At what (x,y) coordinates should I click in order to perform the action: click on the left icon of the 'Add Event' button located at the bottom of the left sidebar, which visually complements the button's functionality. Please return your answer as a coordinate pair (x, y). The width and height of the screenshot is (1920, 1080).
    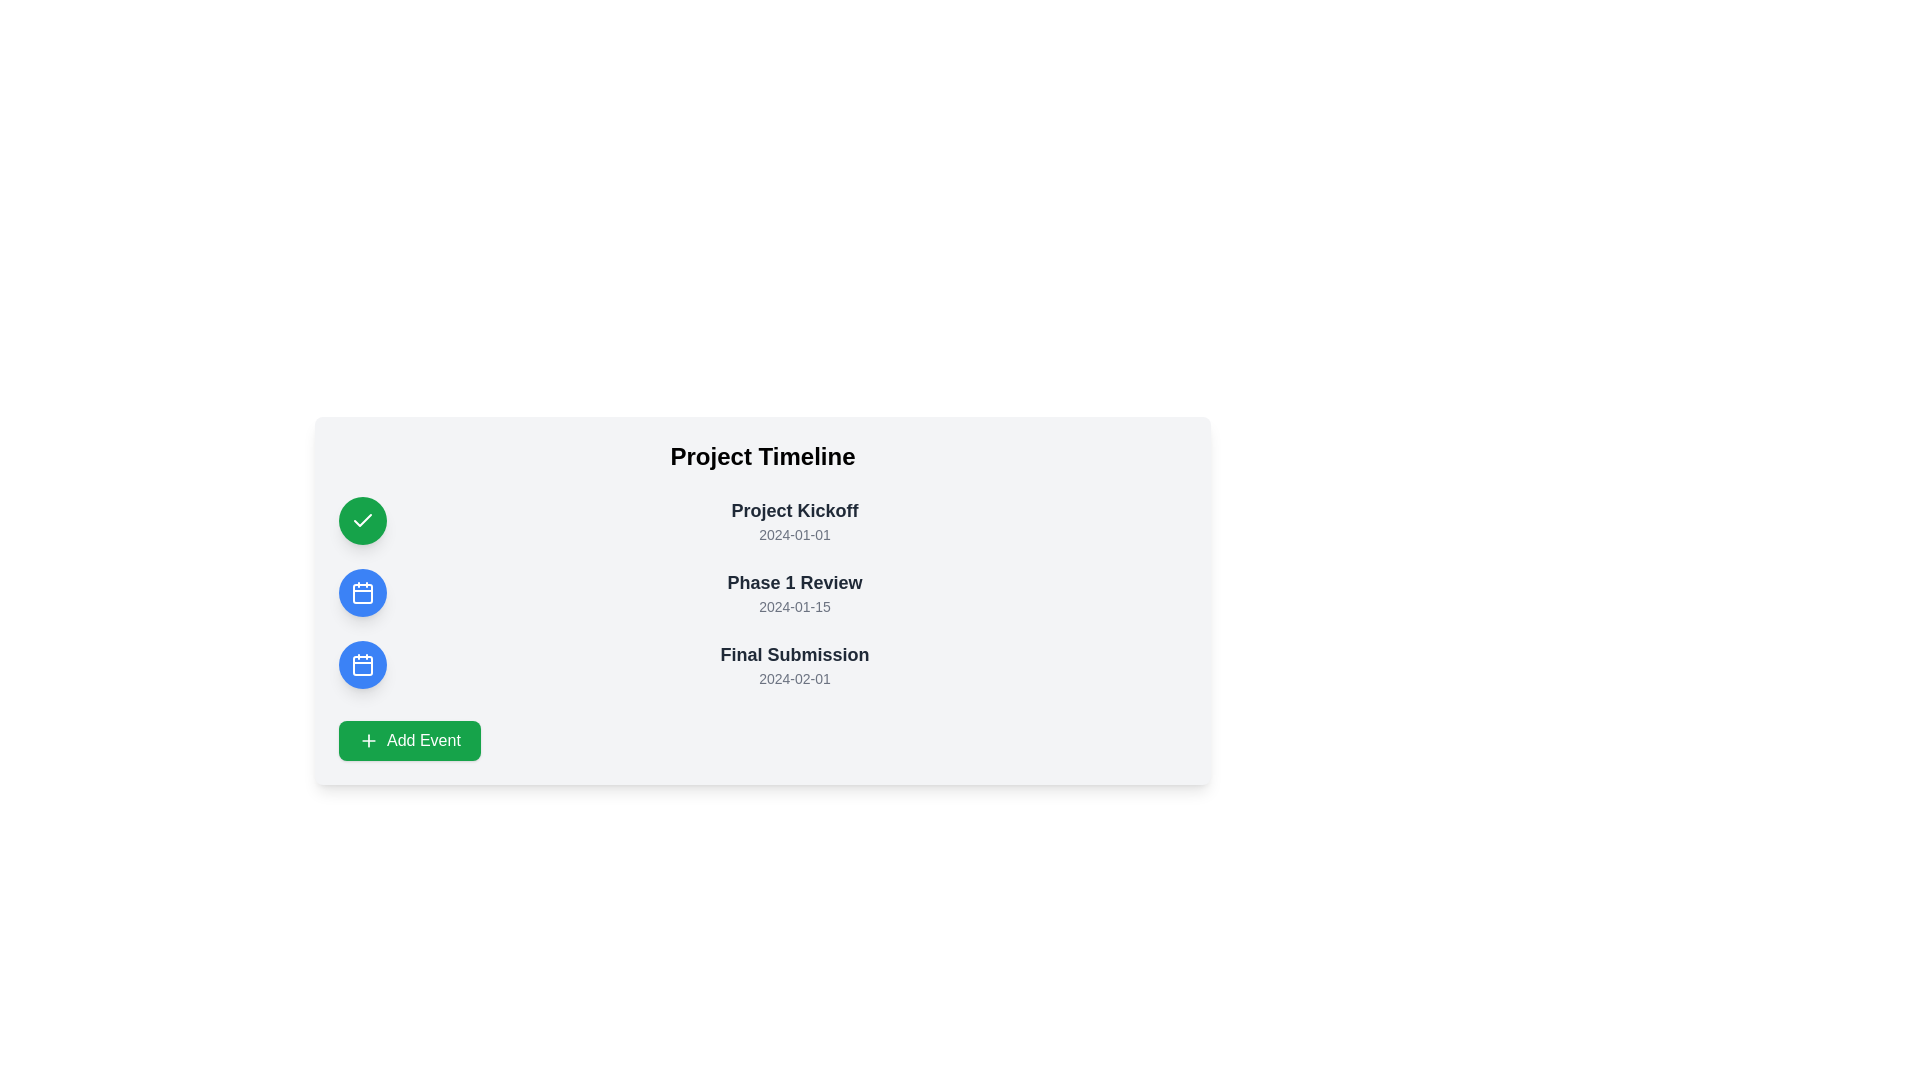
    Looking at the image, I should click on (369, 740).